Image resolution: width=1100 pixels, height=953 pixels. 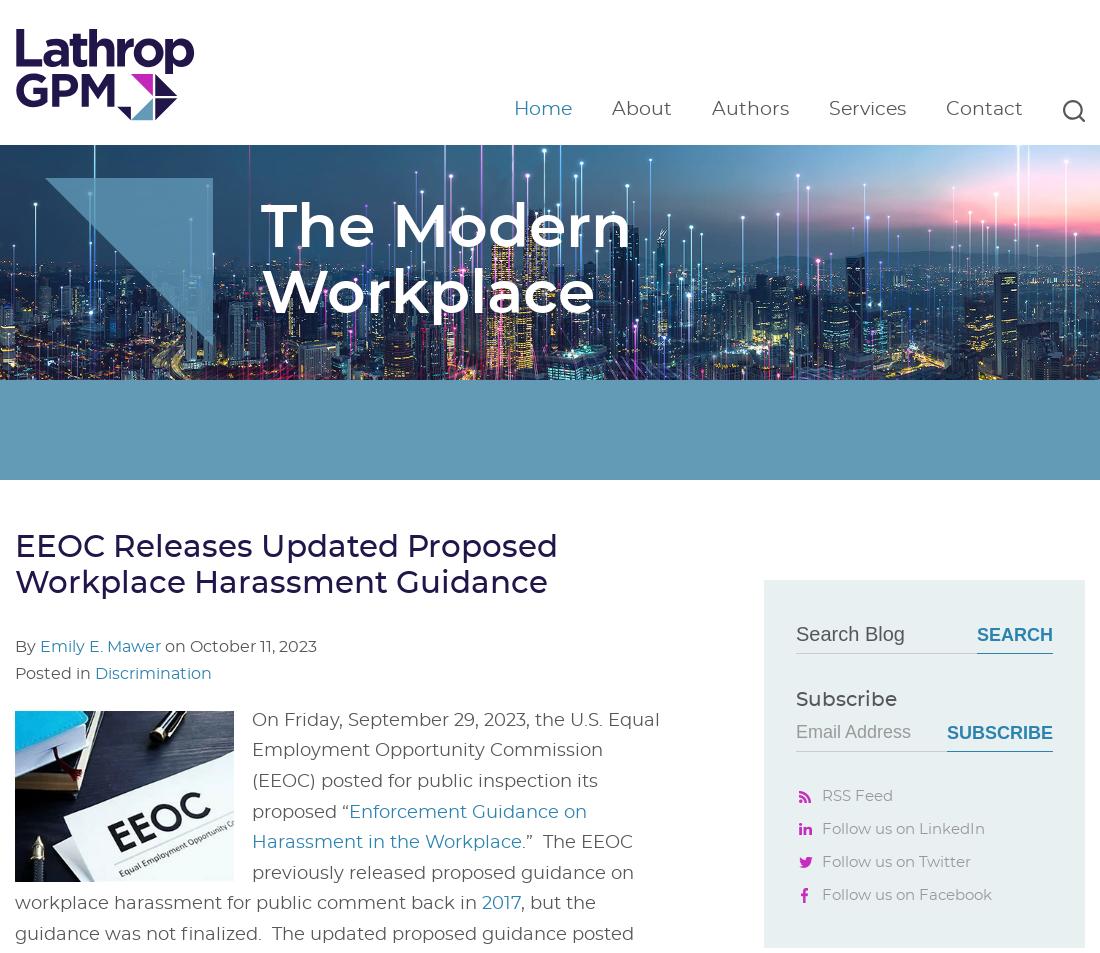 I want to click on 'Emily E. Mawer', so click(x=39, y=646).